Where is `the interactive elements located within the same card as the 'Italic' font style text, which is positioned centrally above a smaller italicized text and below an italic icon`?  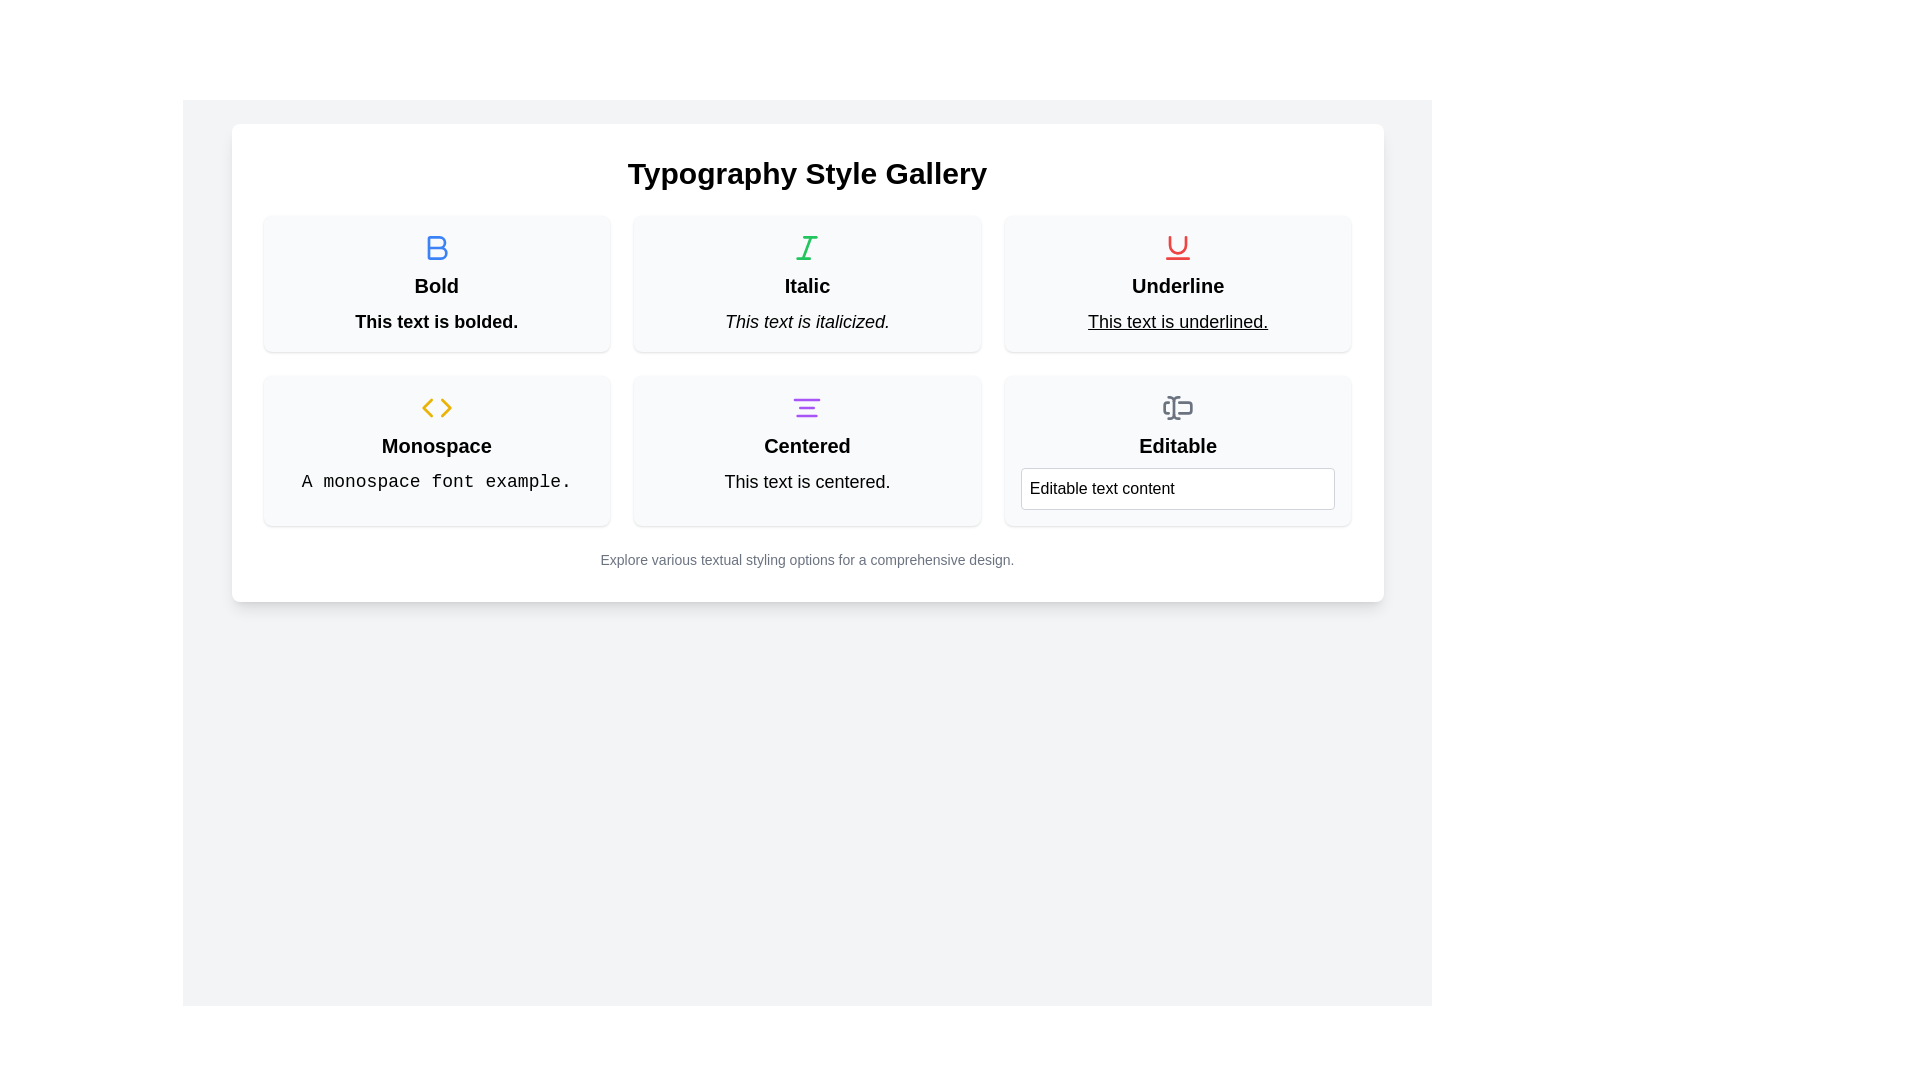 the interactive elements located within the same card as the 'Italic' font style text, which is positioned centrally above a smaller italicized text and below an italic icon is located at coordinates (807, 285).